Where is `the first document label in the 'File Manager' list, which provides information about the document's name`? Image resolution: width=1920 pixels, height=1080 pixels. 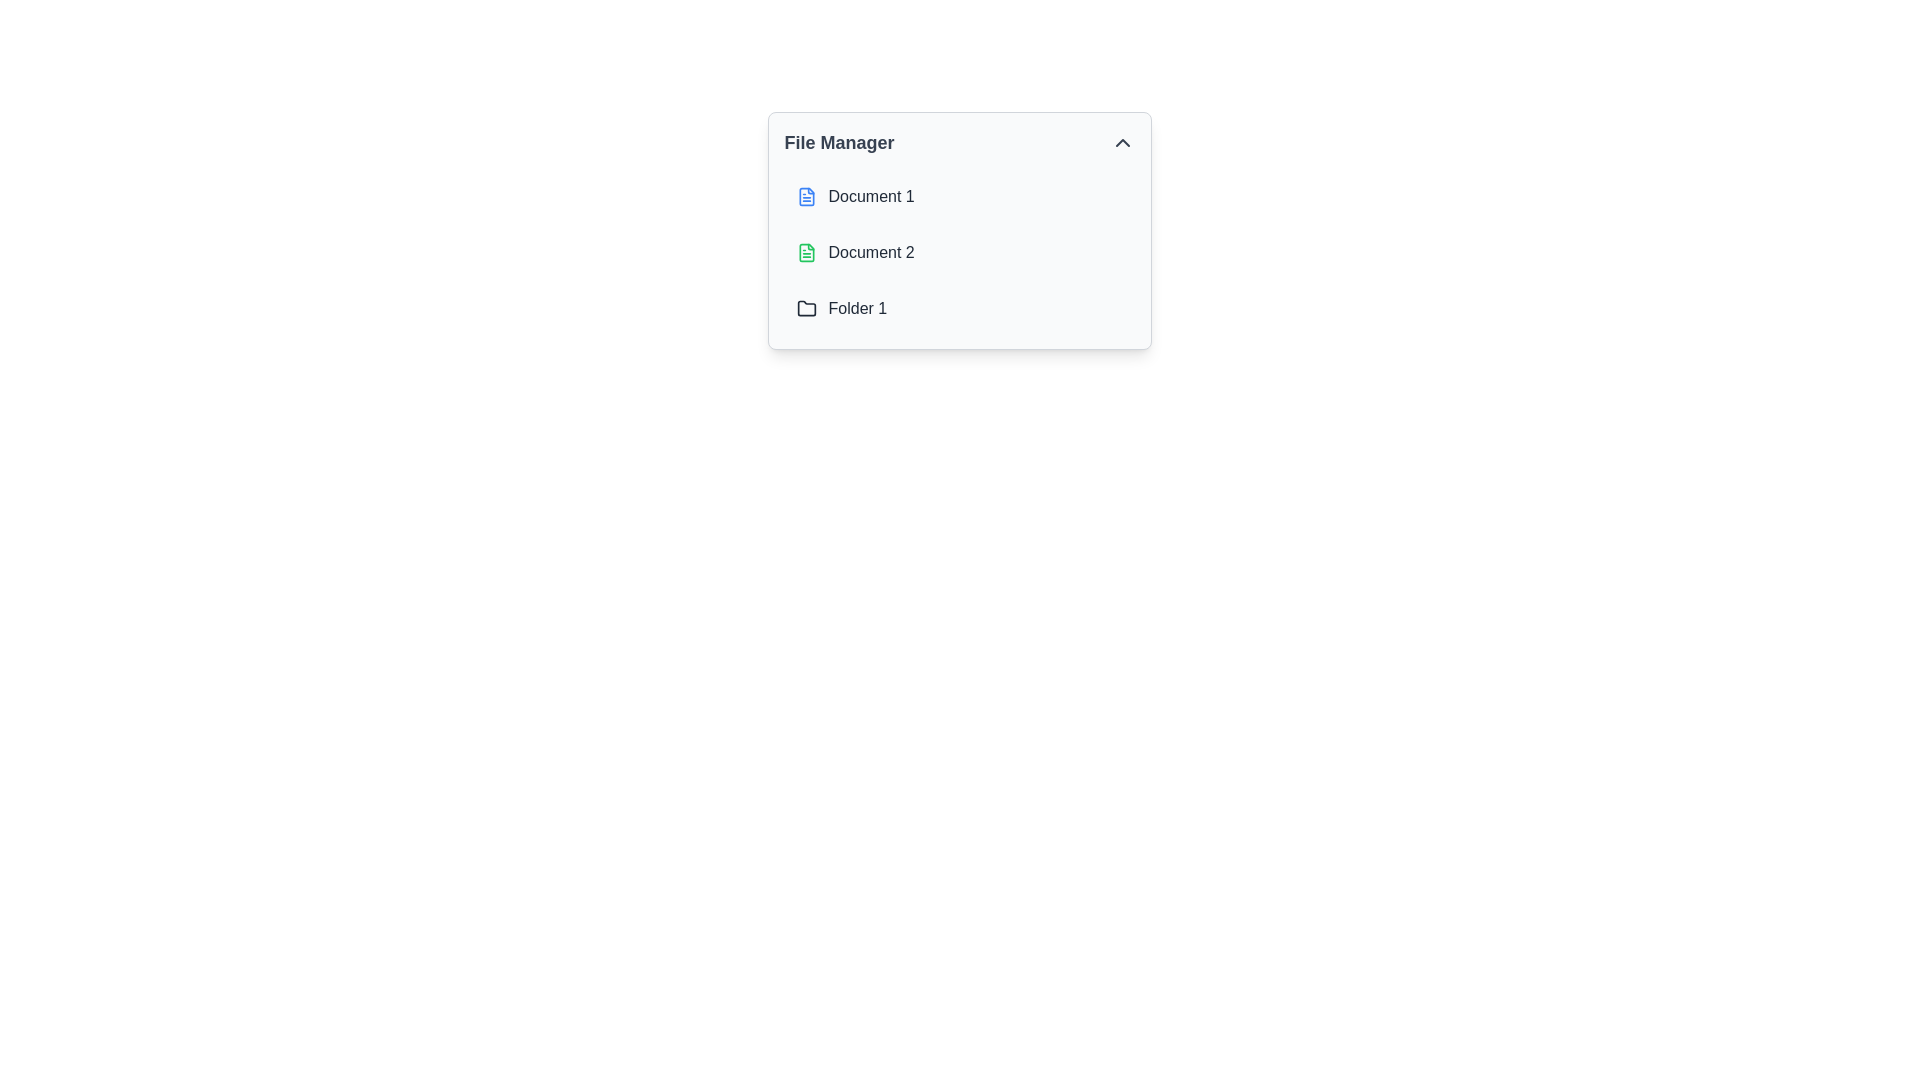
the first document label in the 'File Manager' list, which provides information about the document's name is located at coordinates (871, 196).